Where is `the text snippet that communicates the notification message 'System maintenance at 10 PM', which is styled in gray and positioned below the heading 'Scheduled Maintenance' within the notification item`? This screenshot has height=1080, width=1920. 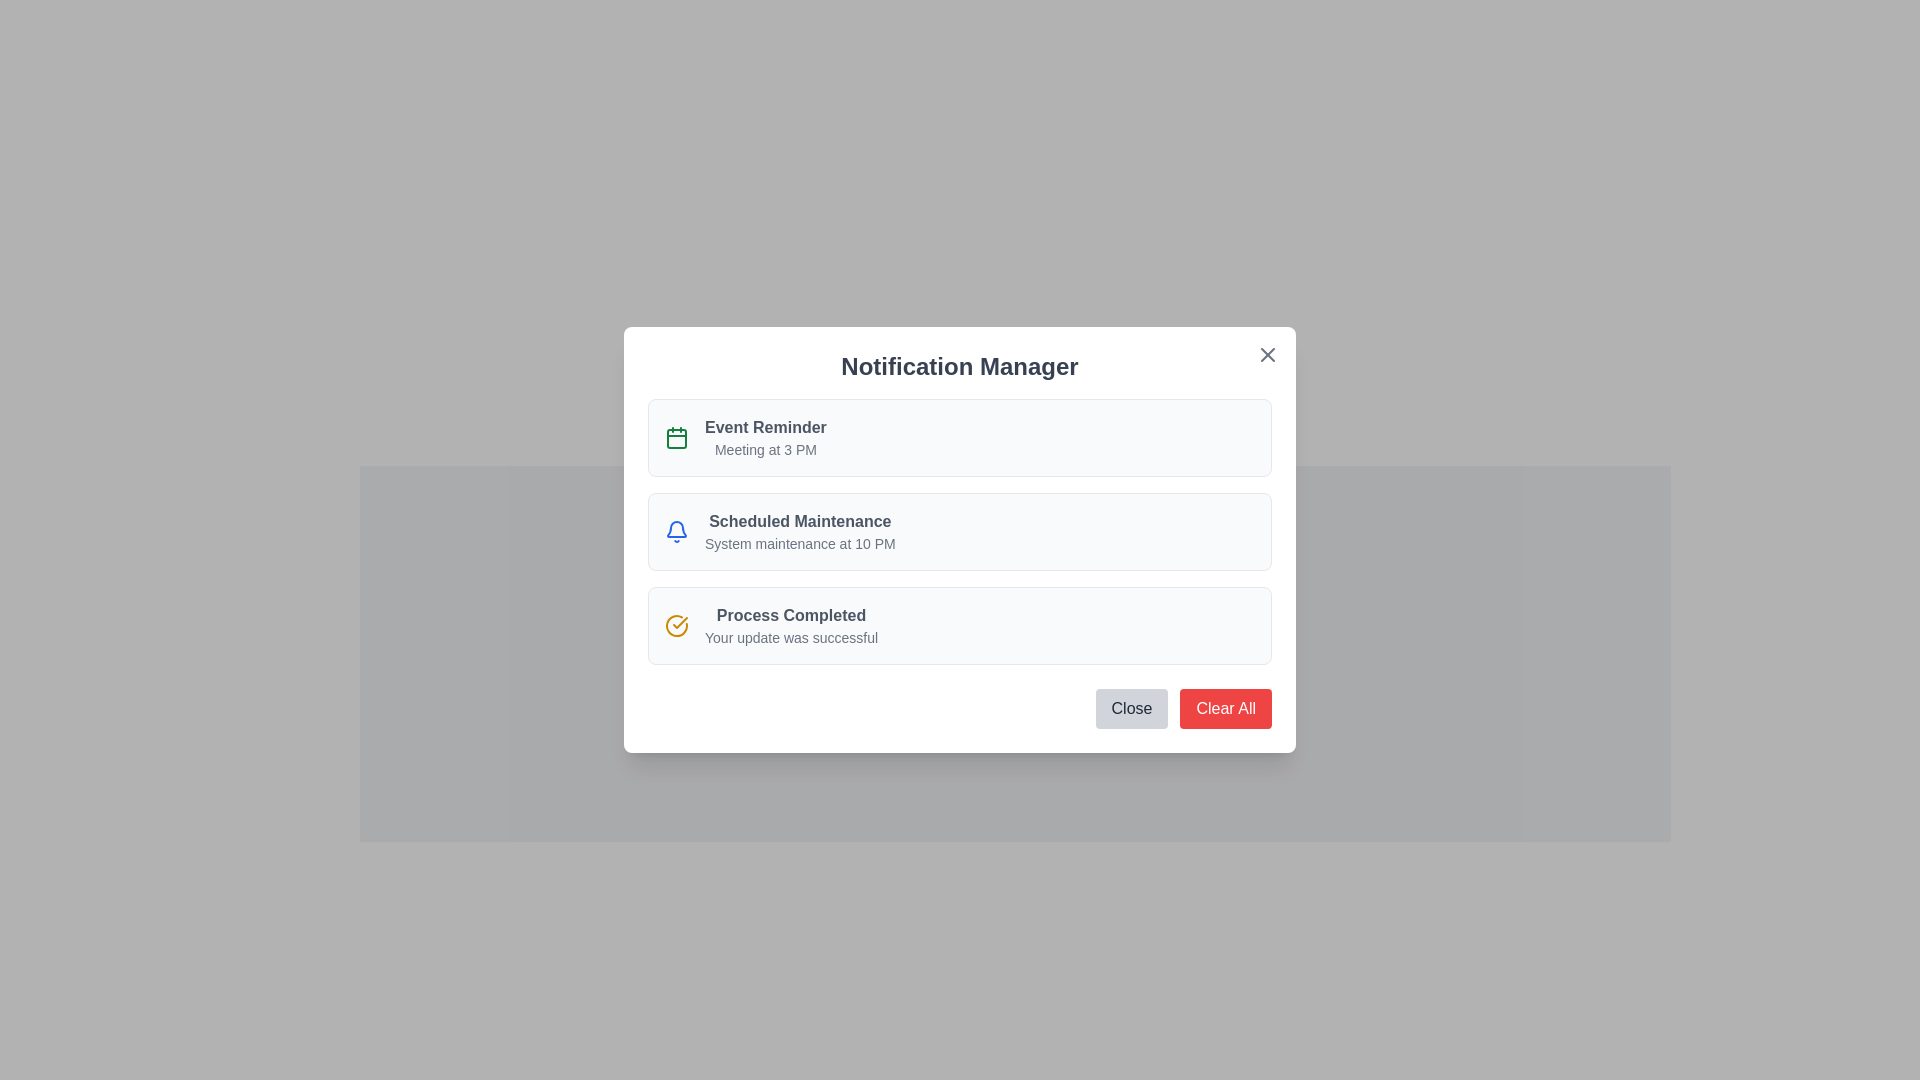 the text snippet that communicates the notification message 'System maintenance at 10 PM', which is styled in gray and positioned below the heading 'Scheduled Maintenance' within the notification item is located at coordinates (800, 543).